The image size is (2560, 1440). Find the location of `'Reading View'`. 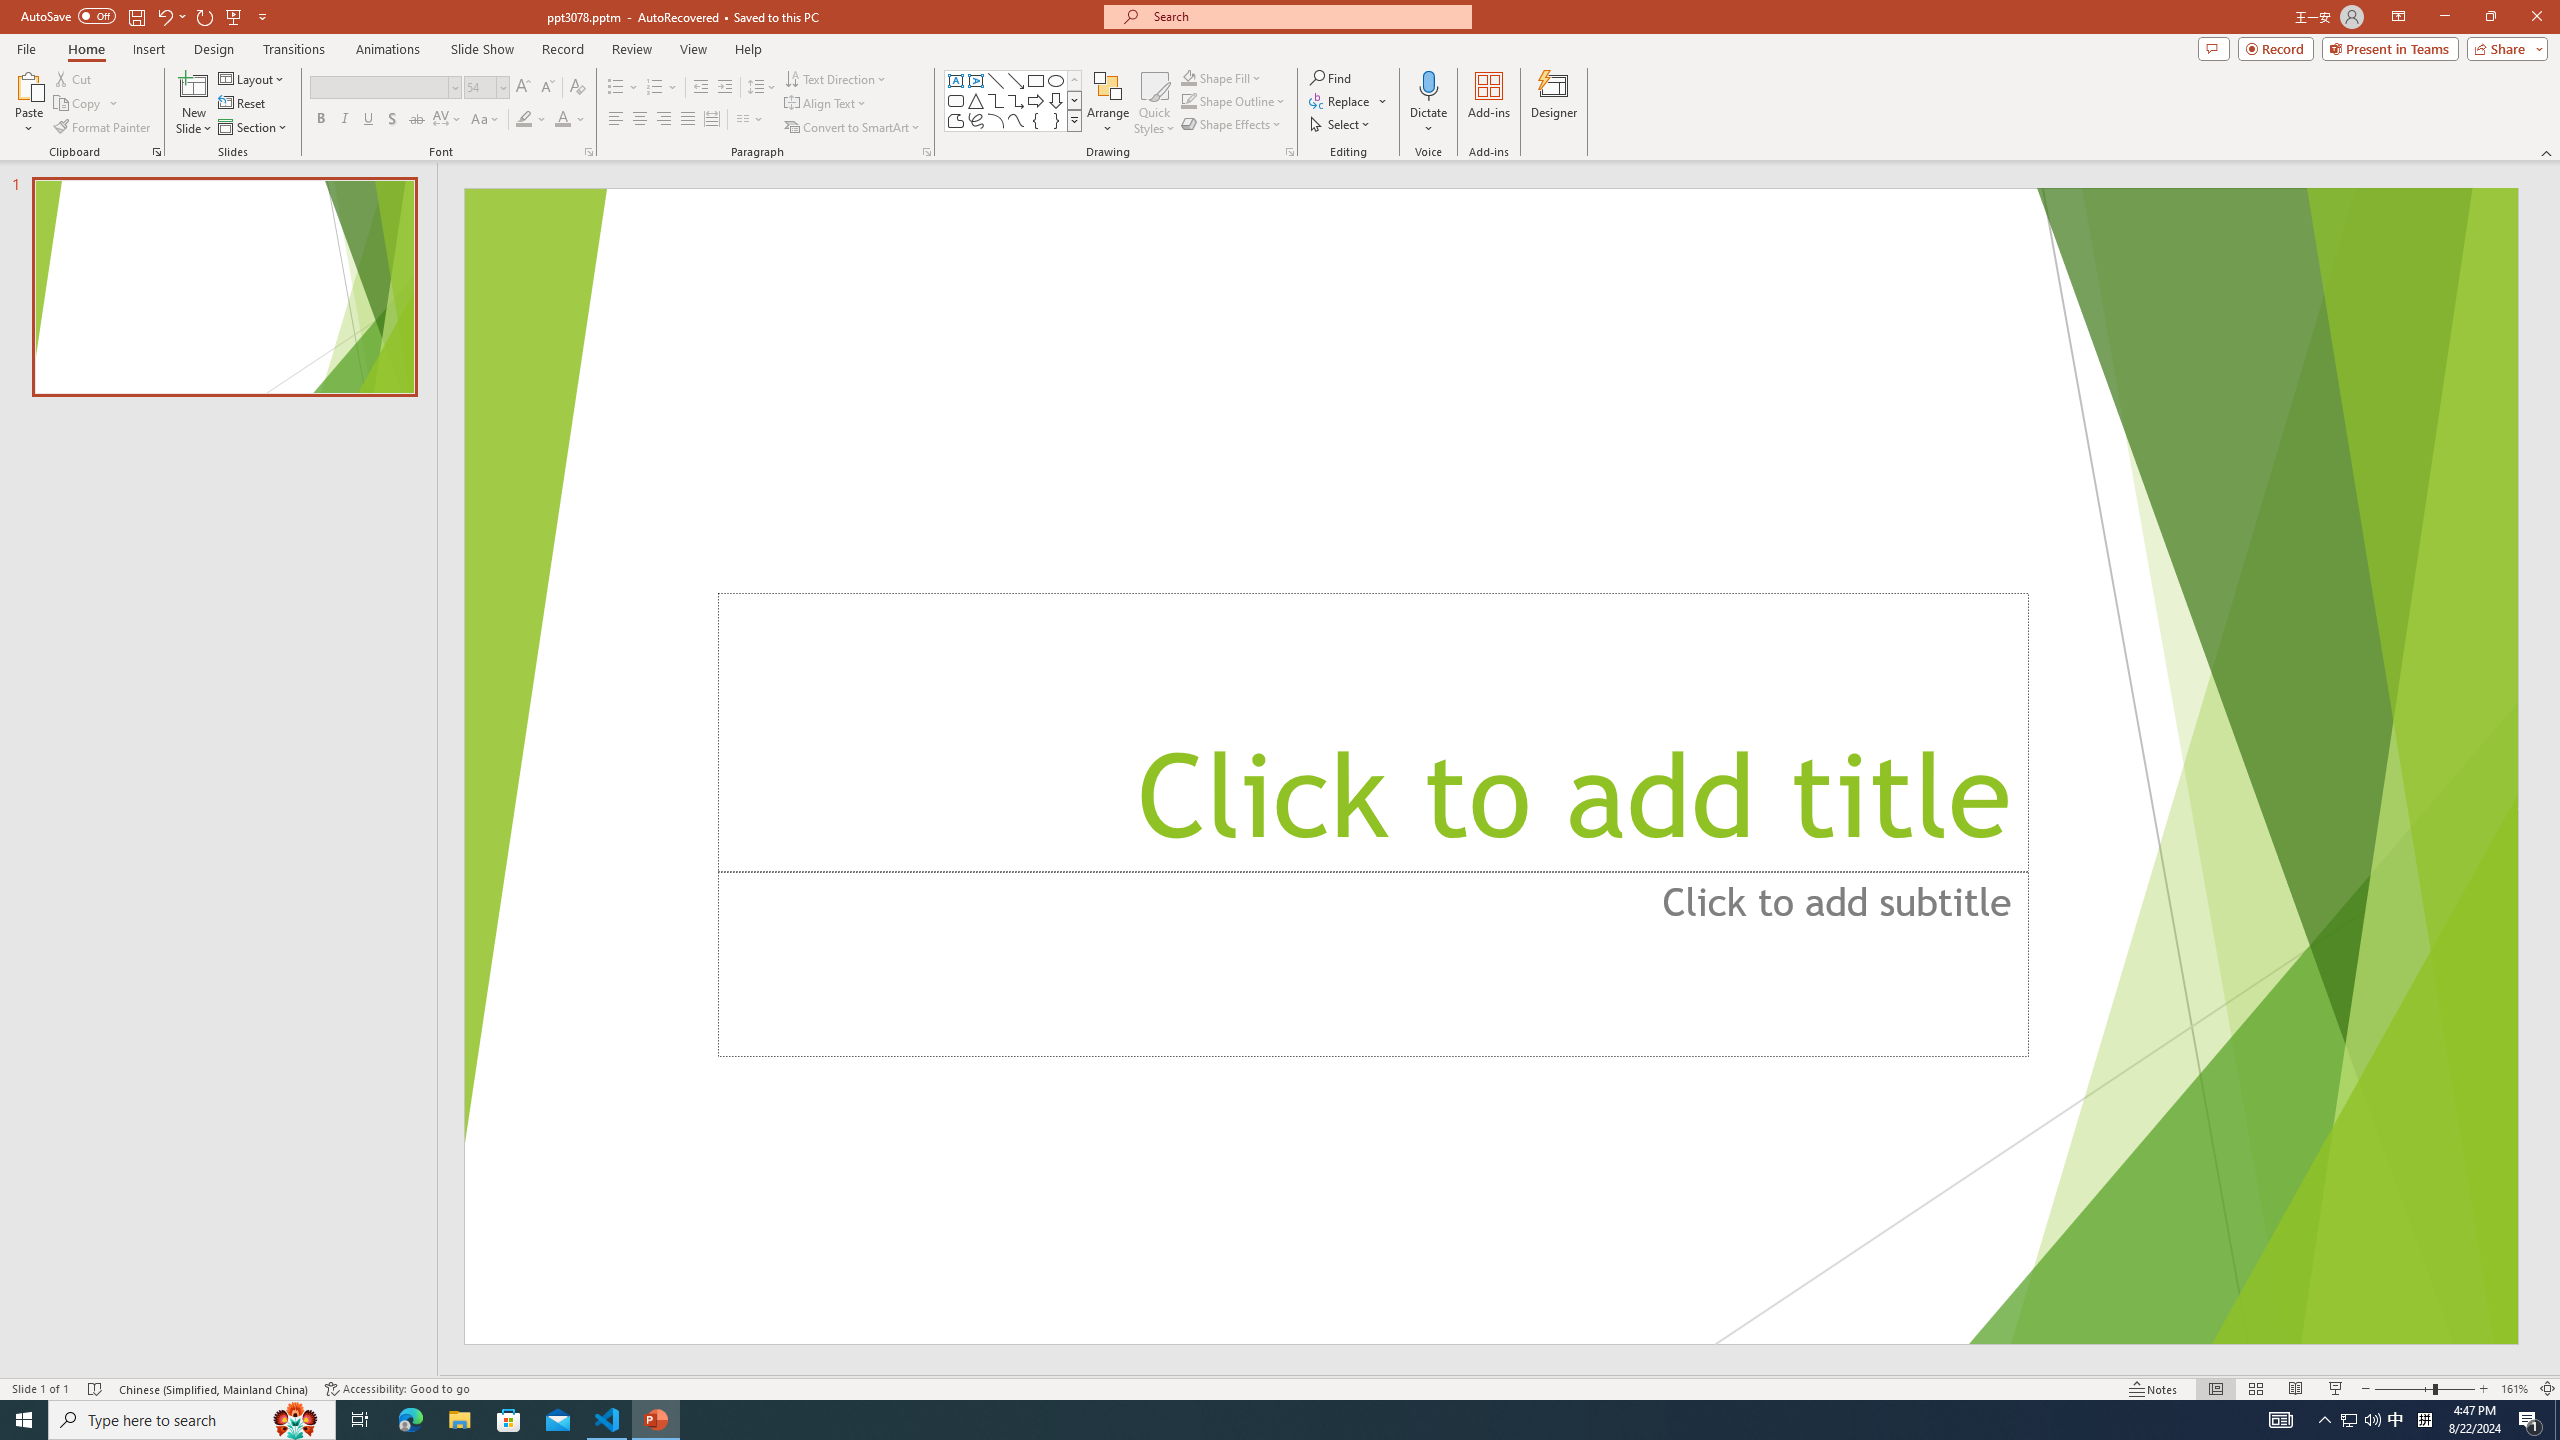

'Reading View' is located at coordinates (2295, 1389).